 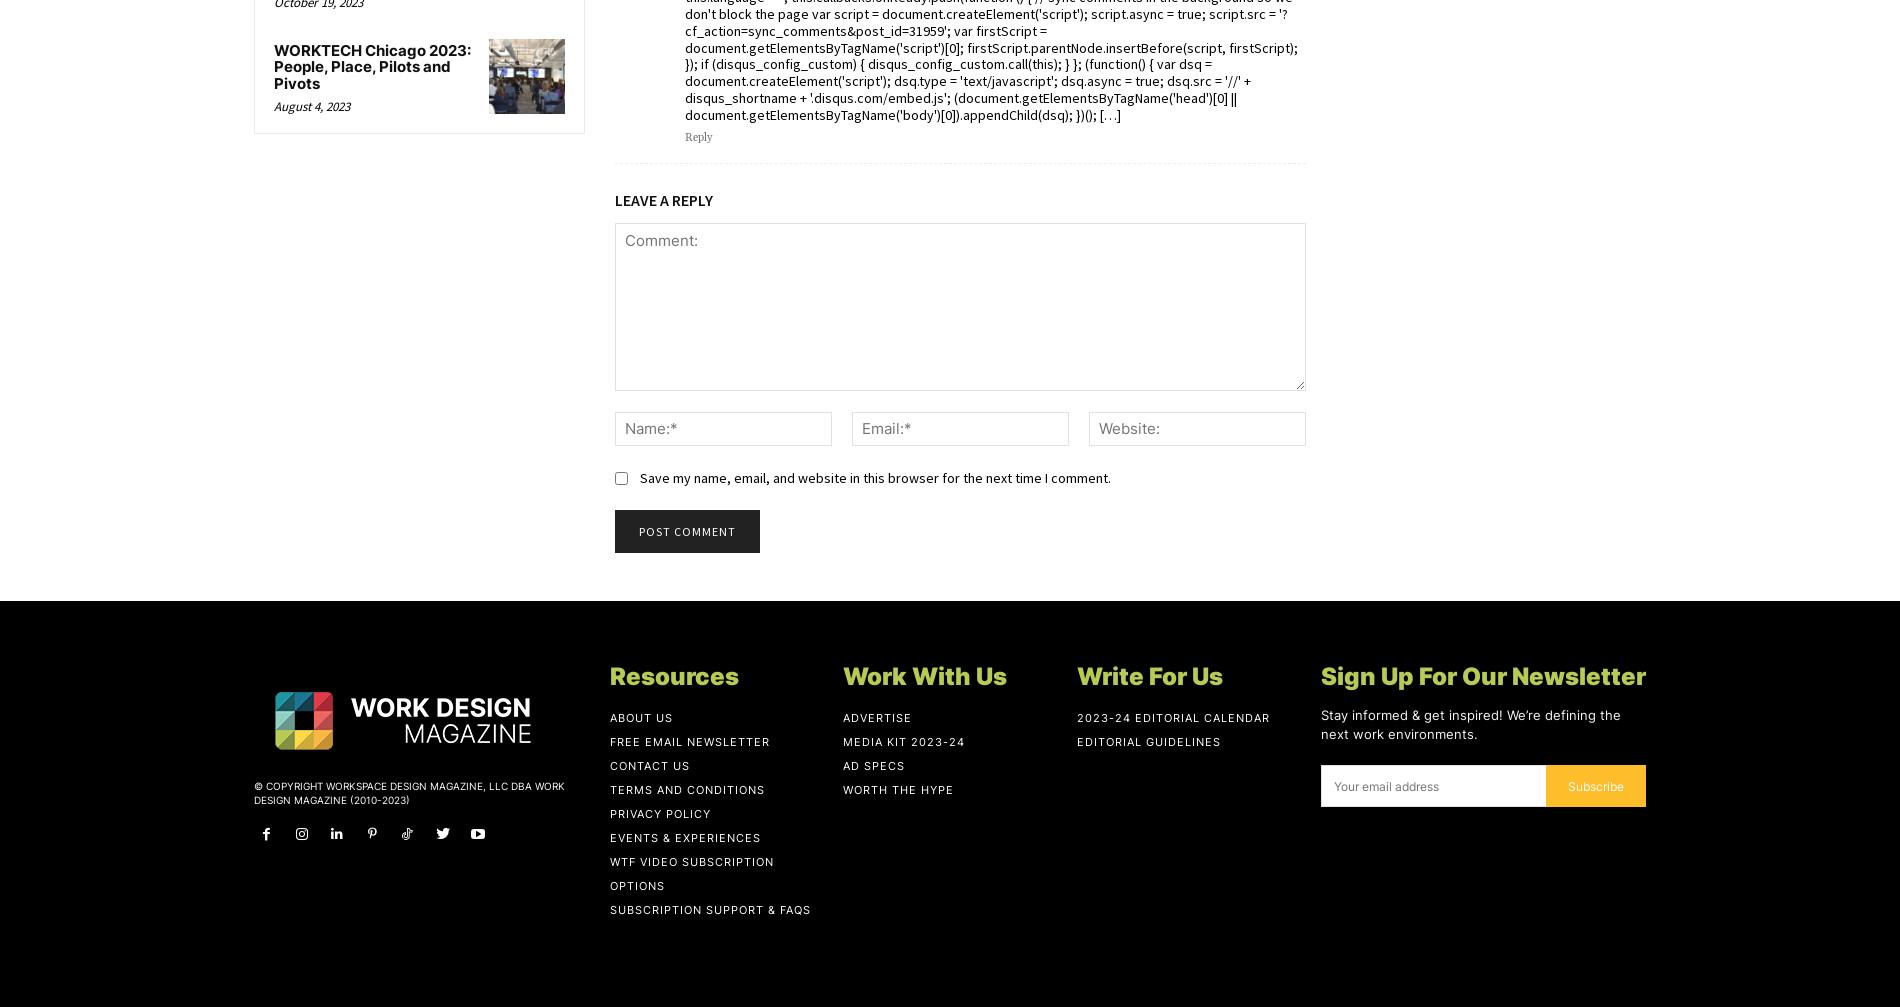 I want to click on '2023-24 Editorial Calendar', so click(x=1172, y=716).